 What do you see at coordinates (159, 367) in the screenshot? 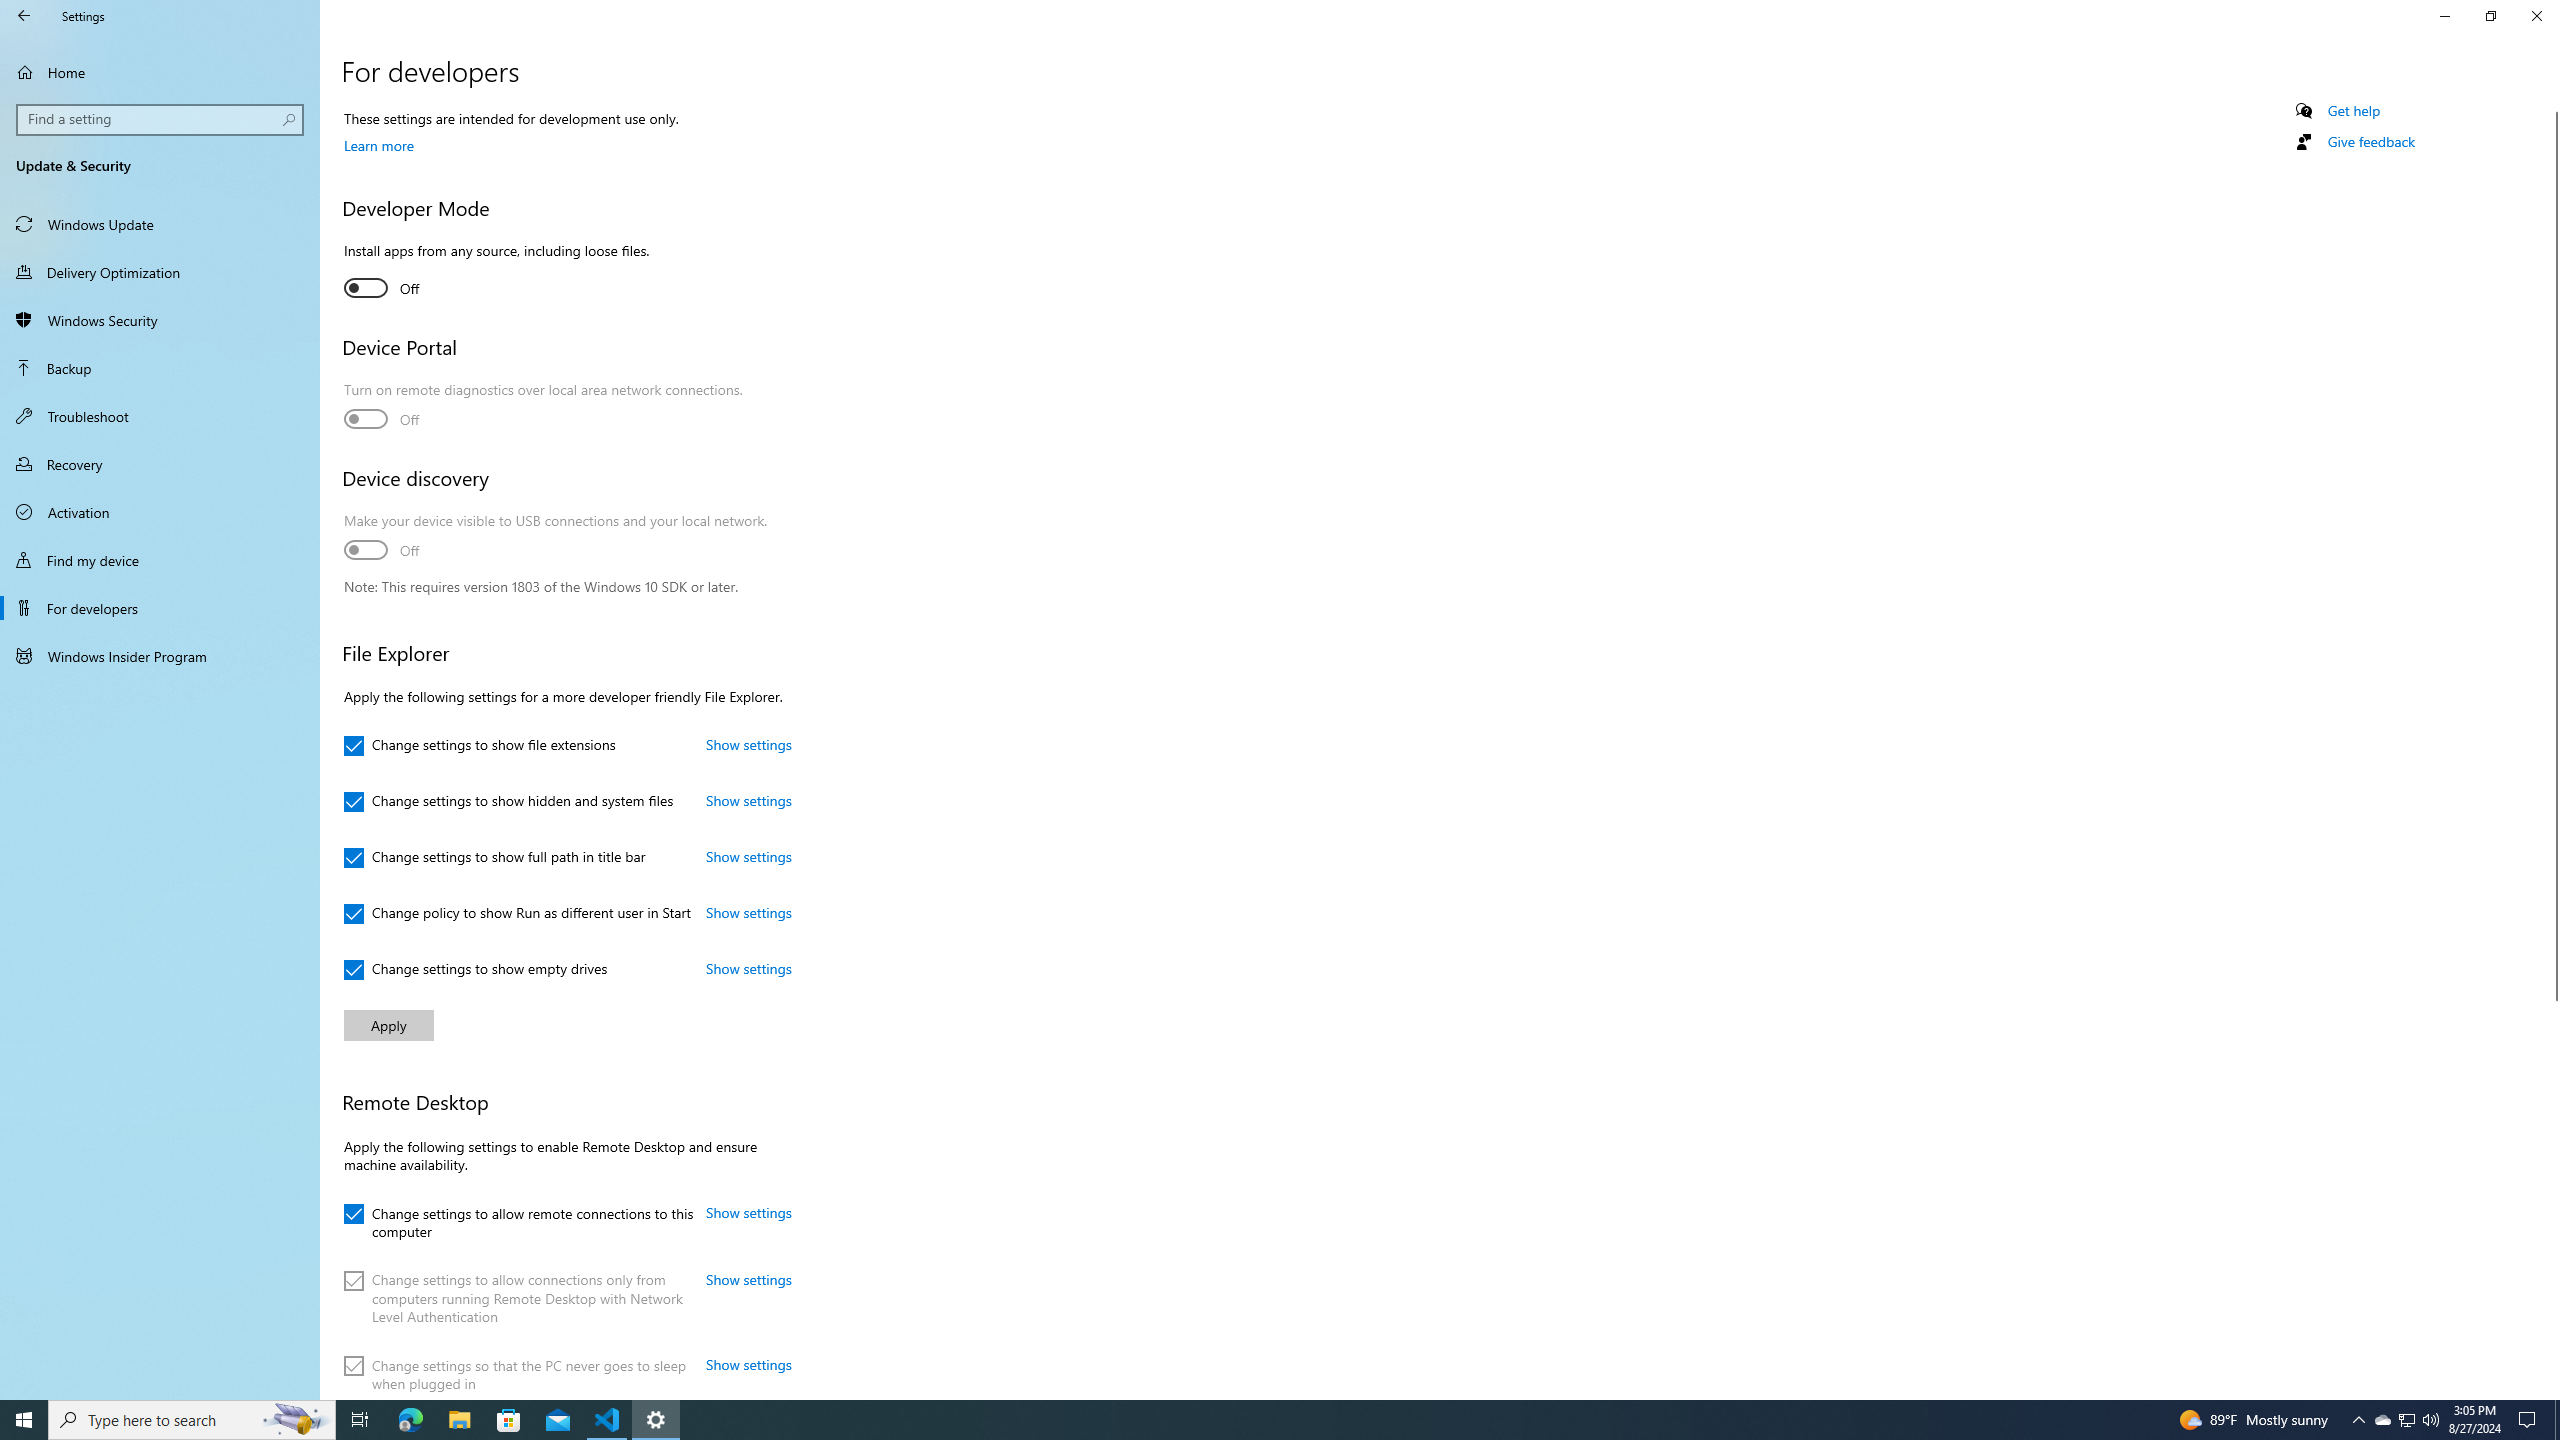
I see `'Backup'` at bounding box center [159, 367].